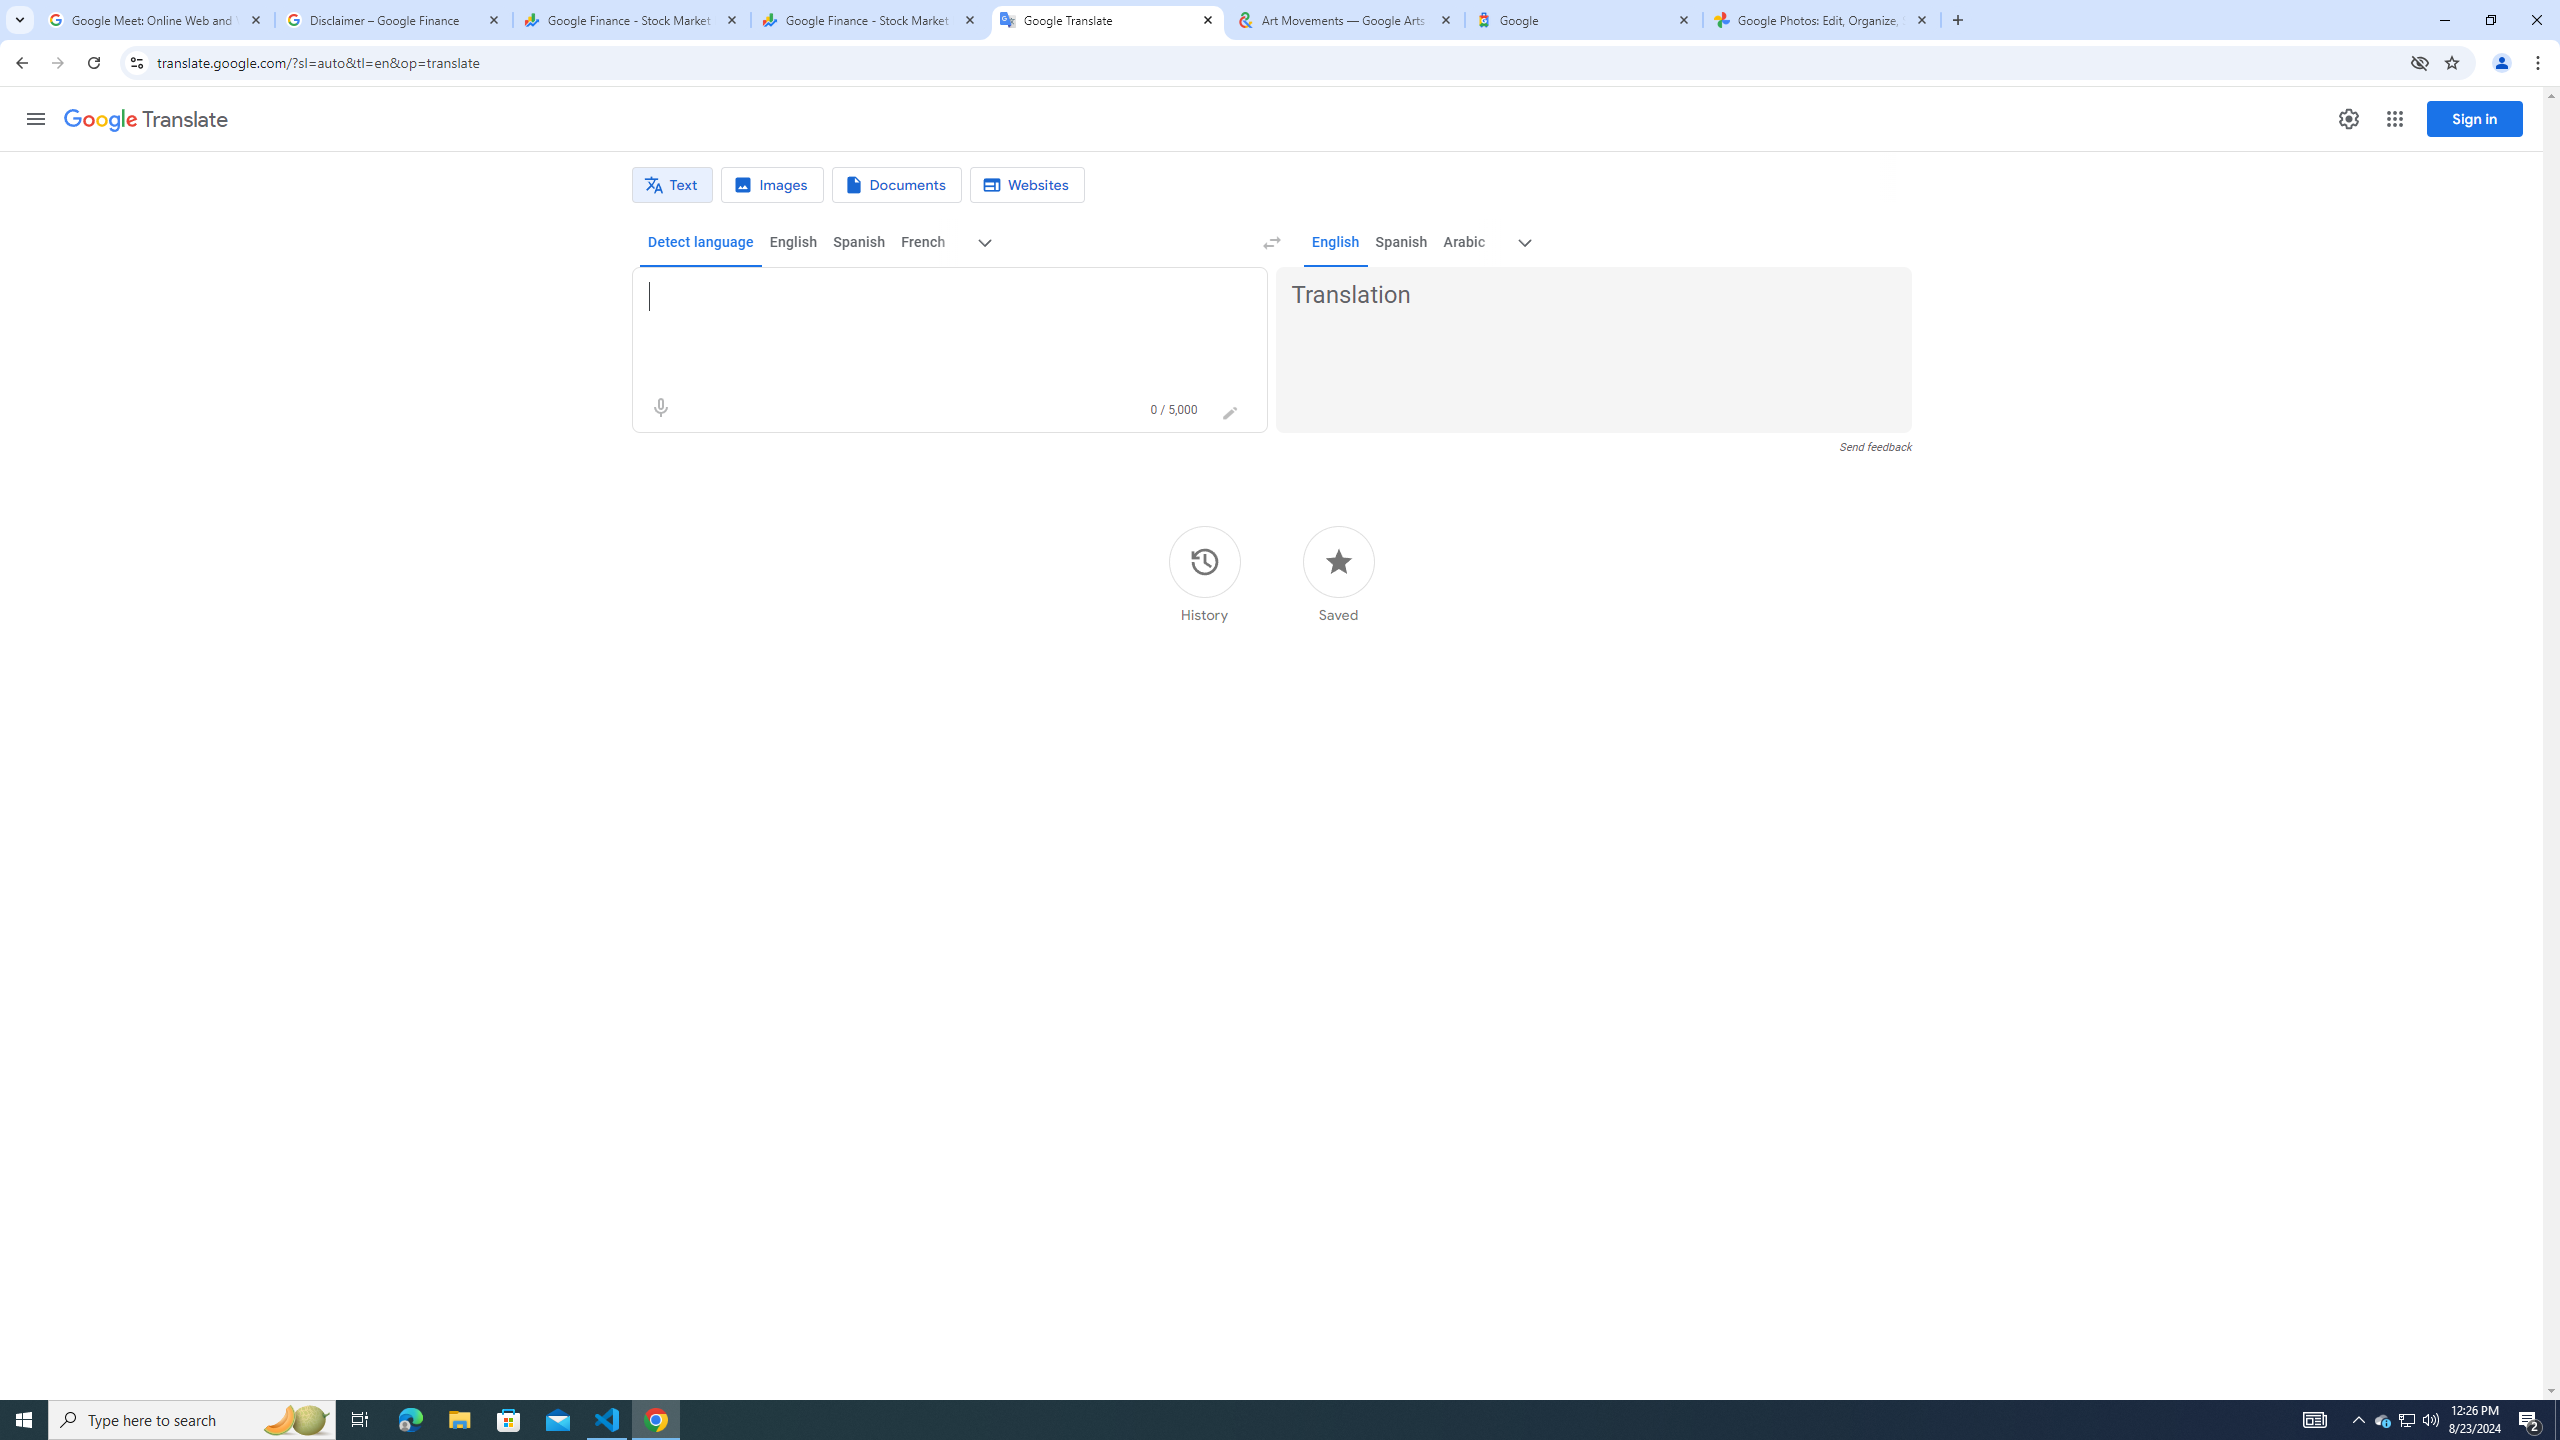 The width and height of the screenshot is (2560, 1440). Describe the element at coordinates (896, 184) in the screenshot. I see `'Document translation'` at that location.